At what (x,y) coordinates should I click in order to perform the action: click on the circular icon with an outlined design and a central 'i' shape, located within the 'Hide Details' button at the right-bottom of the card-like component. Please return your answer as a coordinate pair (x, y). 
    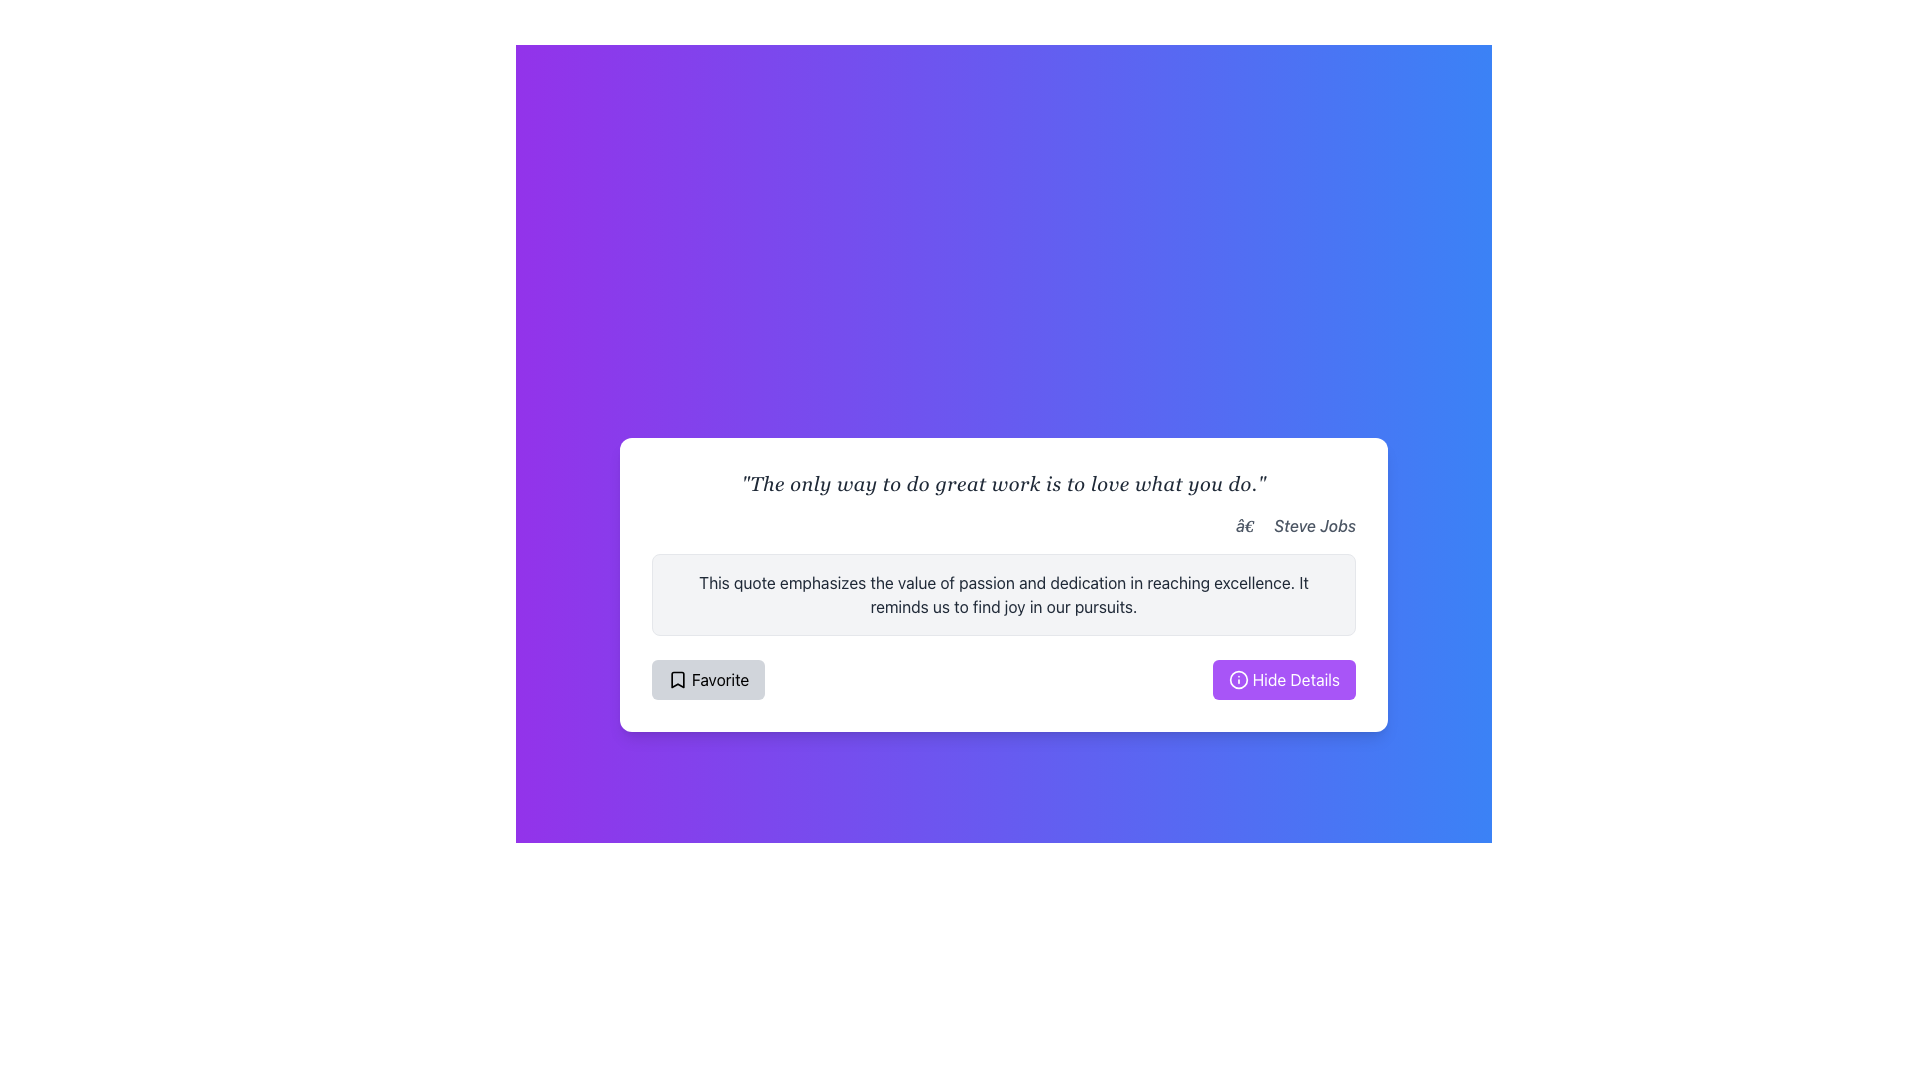
    Looking at the image, I should click on (1237, 678).